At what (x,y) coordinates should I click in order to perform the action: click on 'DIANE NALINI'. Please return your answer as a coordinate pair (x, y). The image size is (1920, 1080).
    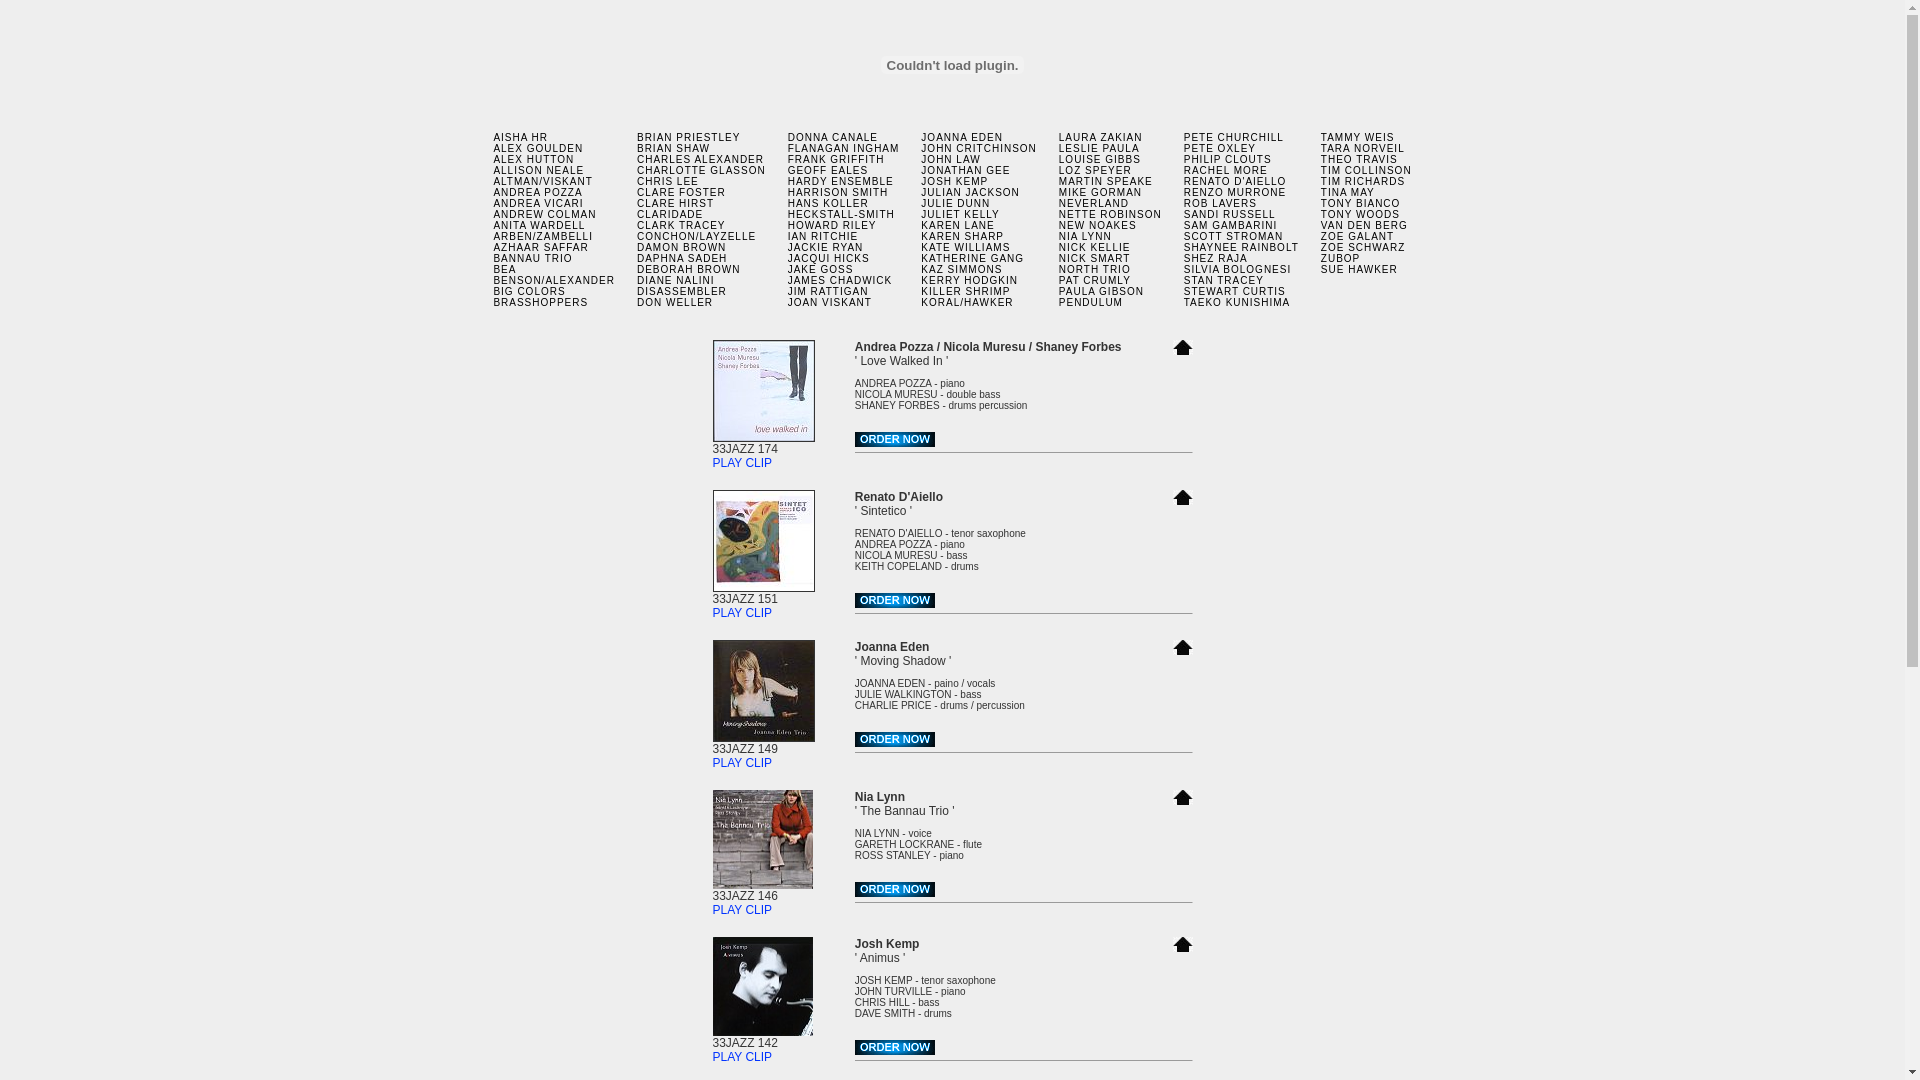
    Looking at the image, I should click on (676, 280).